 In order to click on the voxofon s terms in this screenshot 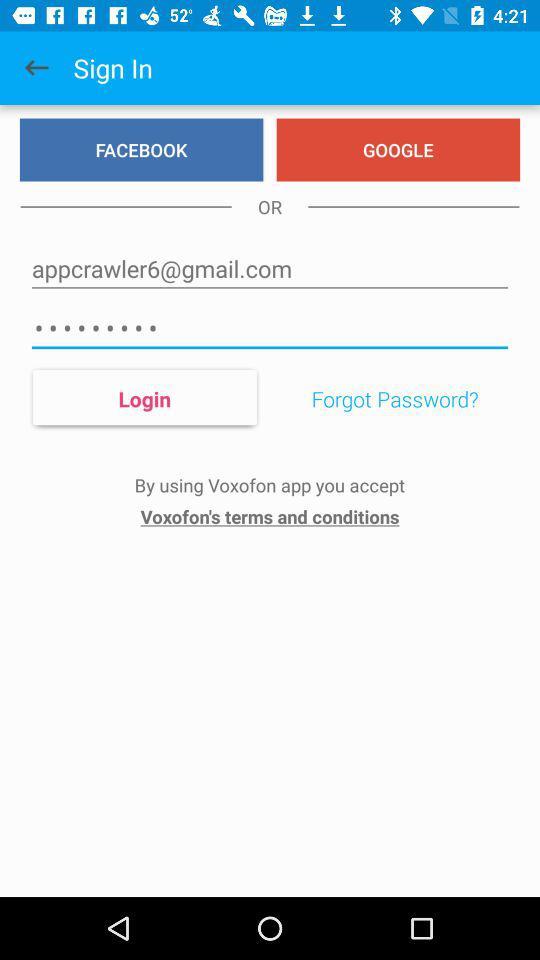, I will do `click(270, 515)`.